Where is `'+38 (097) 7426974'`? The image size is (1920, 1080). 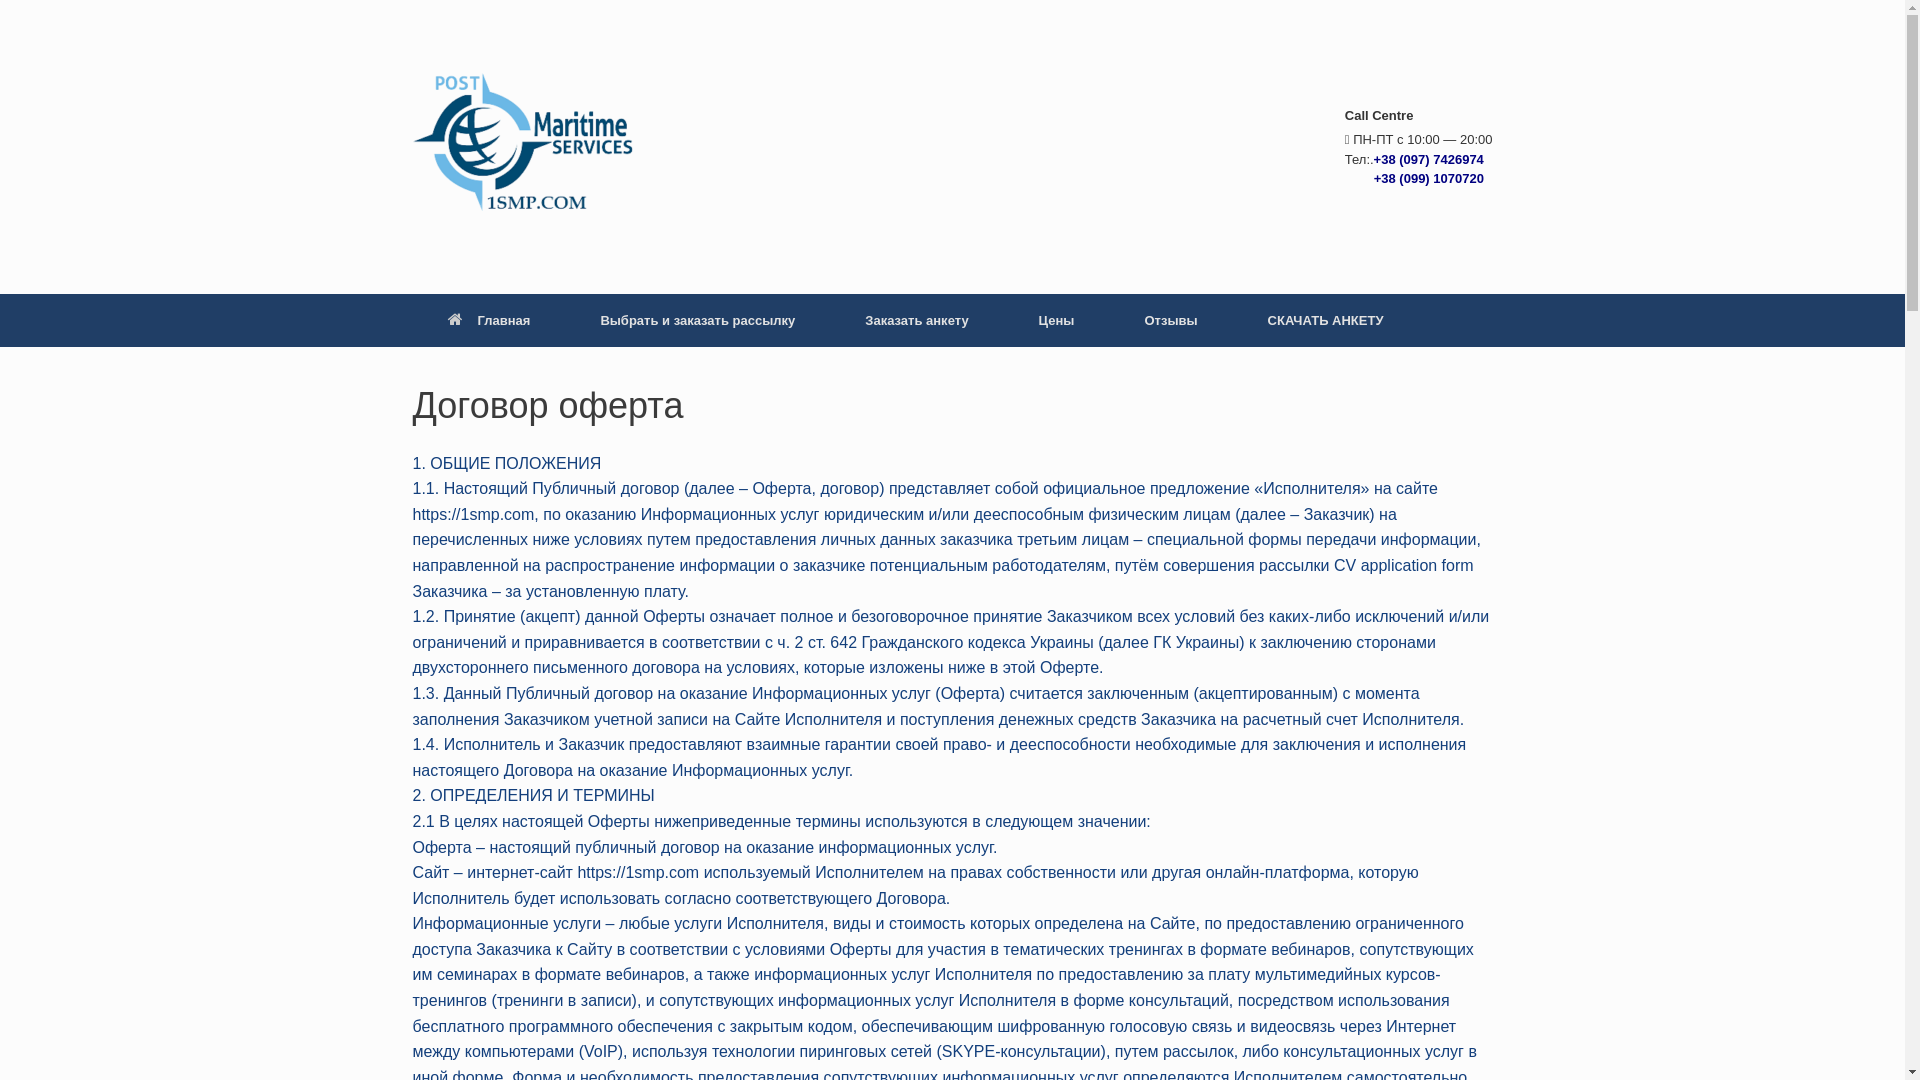 '+38 (097) 7426974' is located at coordinates (1428, 158).